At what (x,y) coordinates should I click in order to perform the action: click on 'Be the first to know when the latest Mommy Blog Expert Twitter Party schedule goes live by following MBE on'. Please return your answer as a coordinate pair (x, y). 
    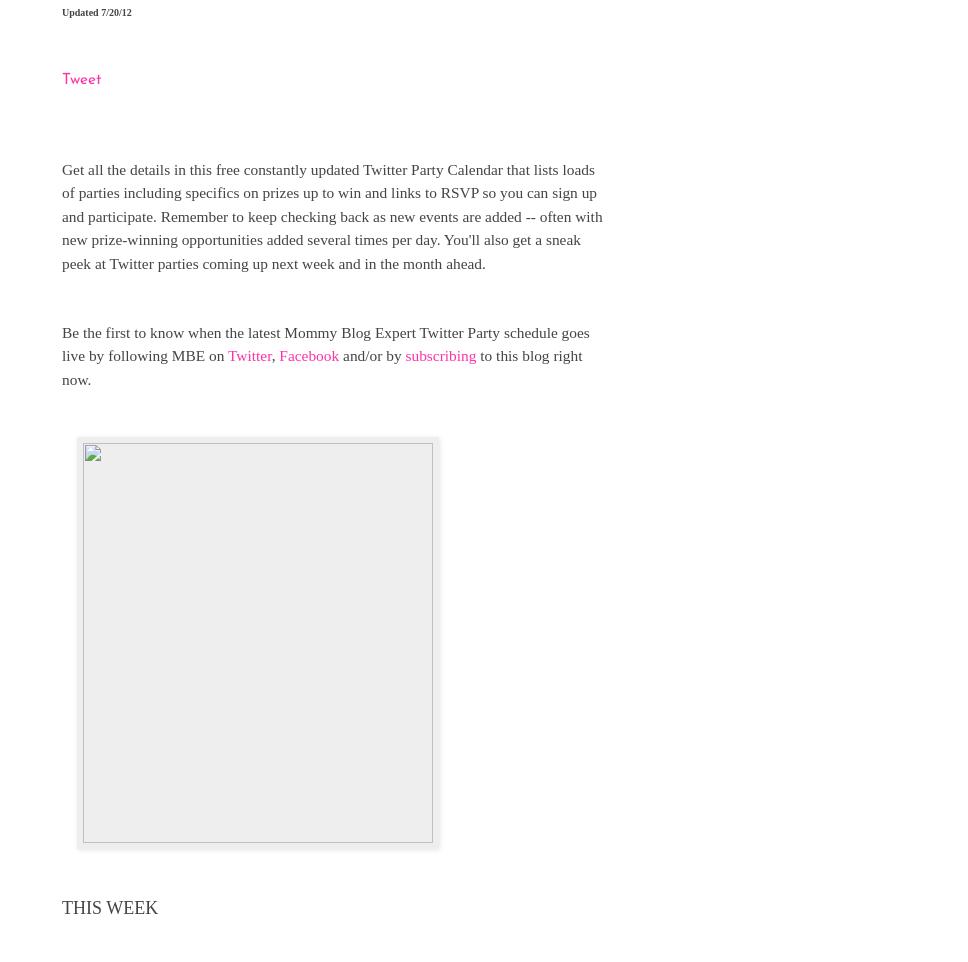
    Looking at the image, I should click on (325, 343).